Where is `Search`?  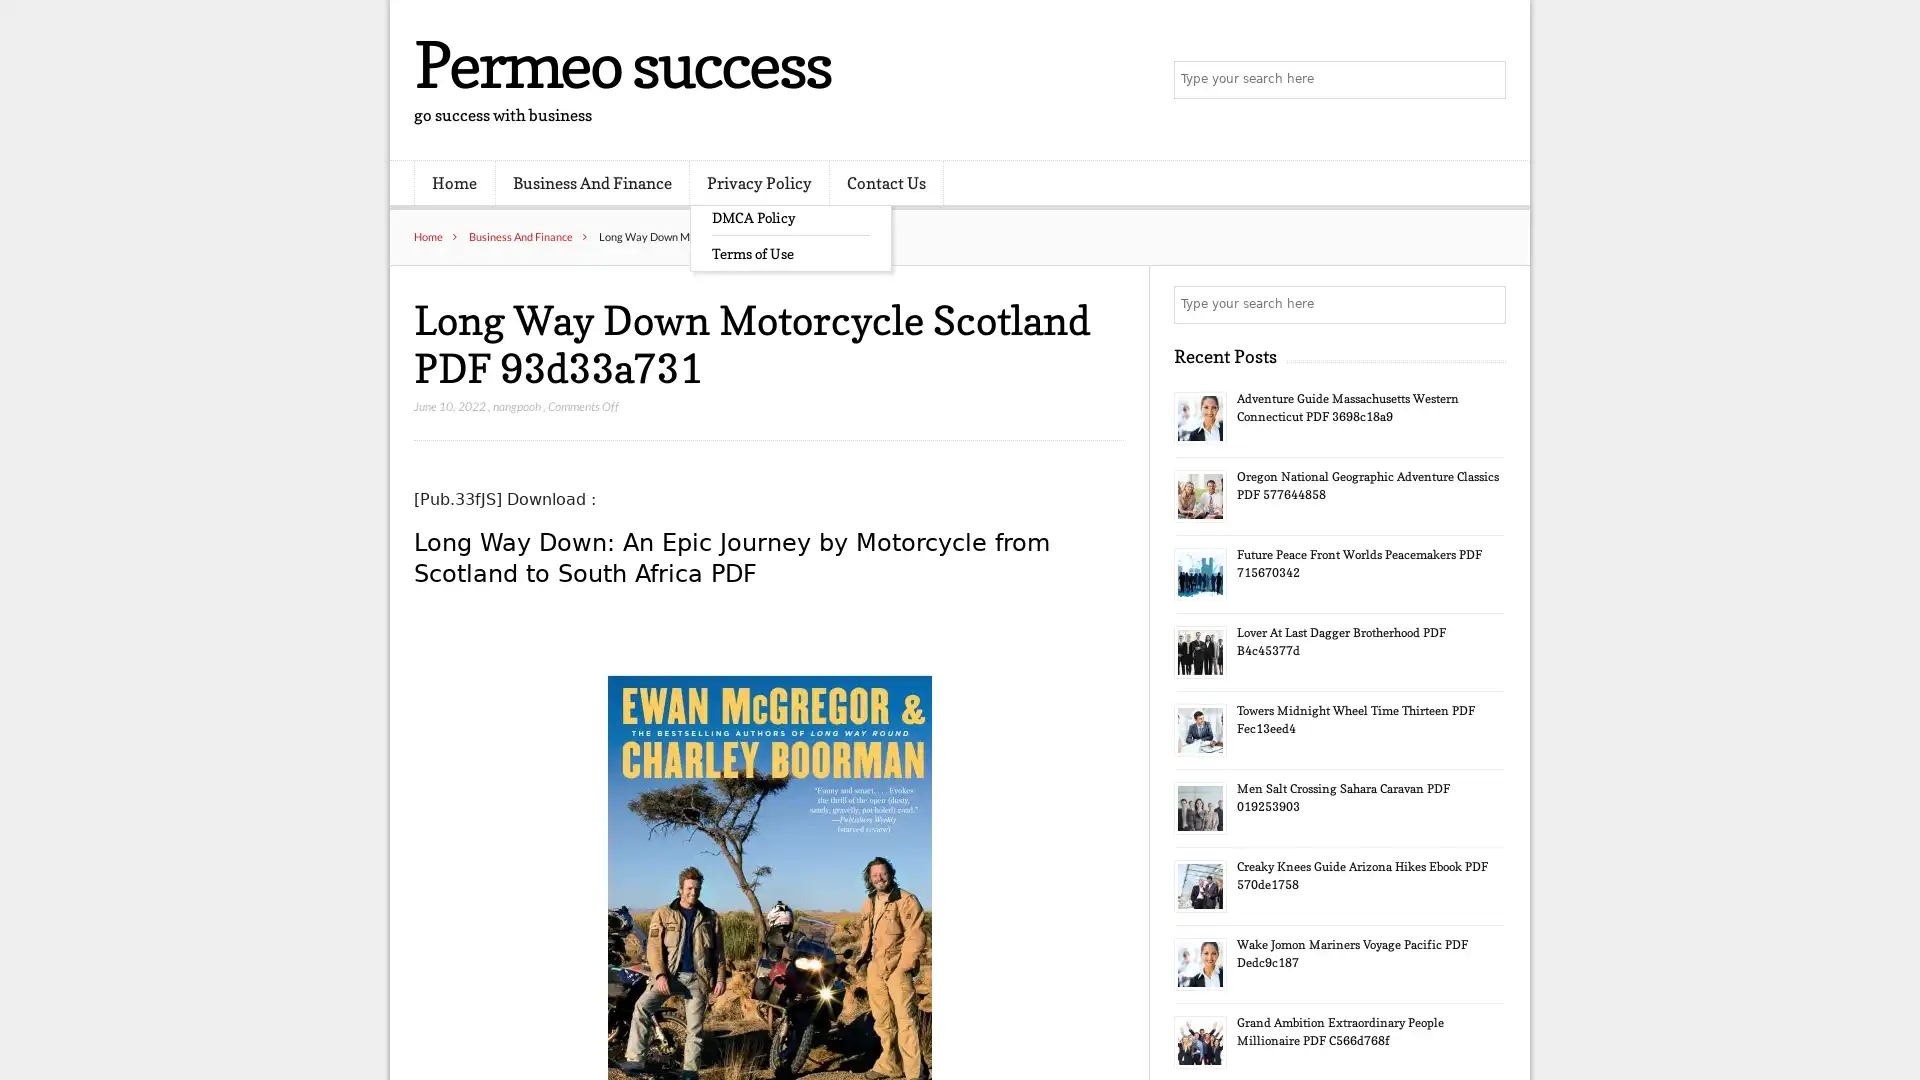 Search is located at coordinates (1485, 80).